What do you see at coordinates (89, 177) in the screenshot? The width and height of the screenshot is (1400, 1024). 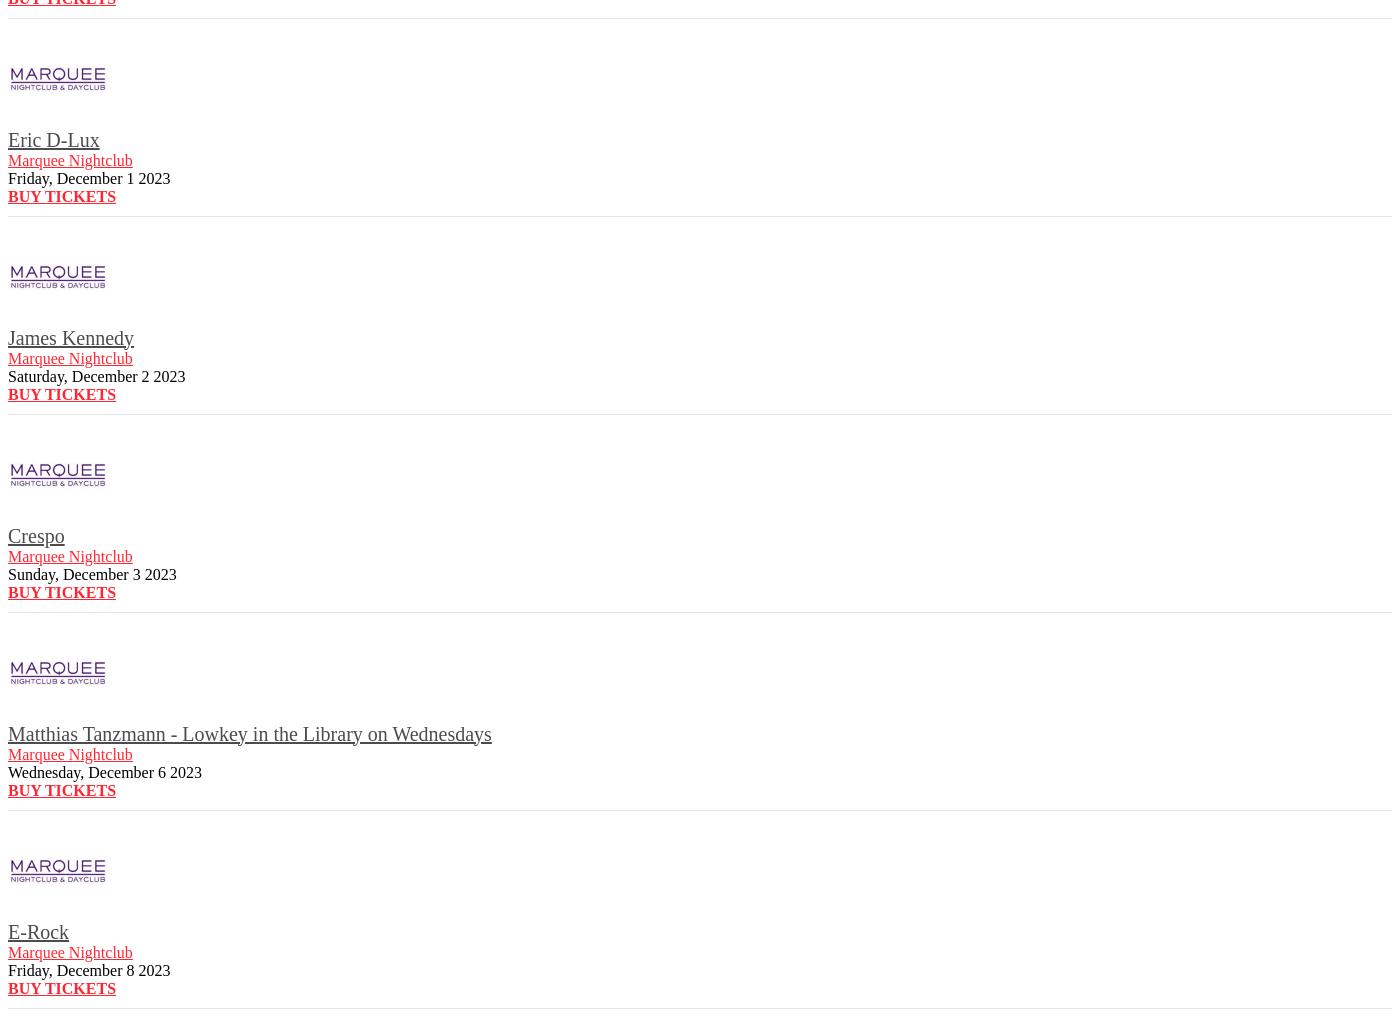 I see `'Friday, December 1 2023'` at bounding box center [89, 177].